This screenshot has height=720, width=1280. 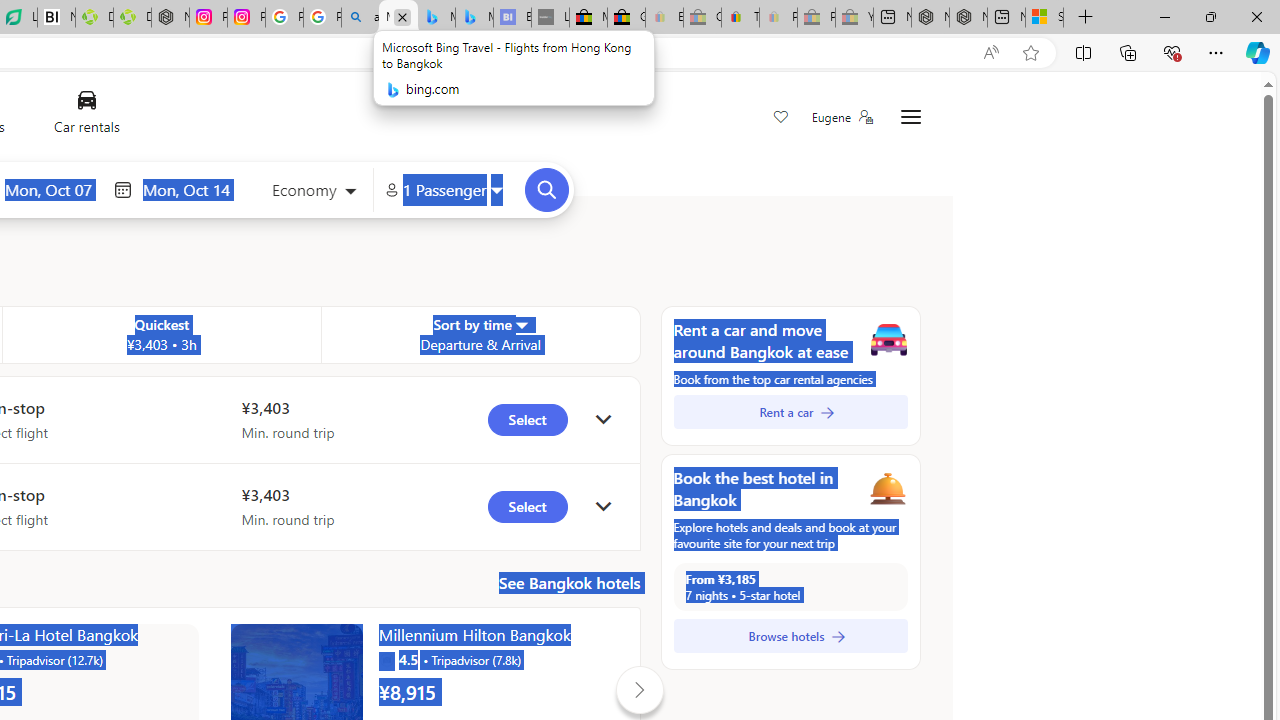 What do you see at coordinates (520, 323) in the screenshot?
I see `'Sorter'` at bounding box center [520, 323].